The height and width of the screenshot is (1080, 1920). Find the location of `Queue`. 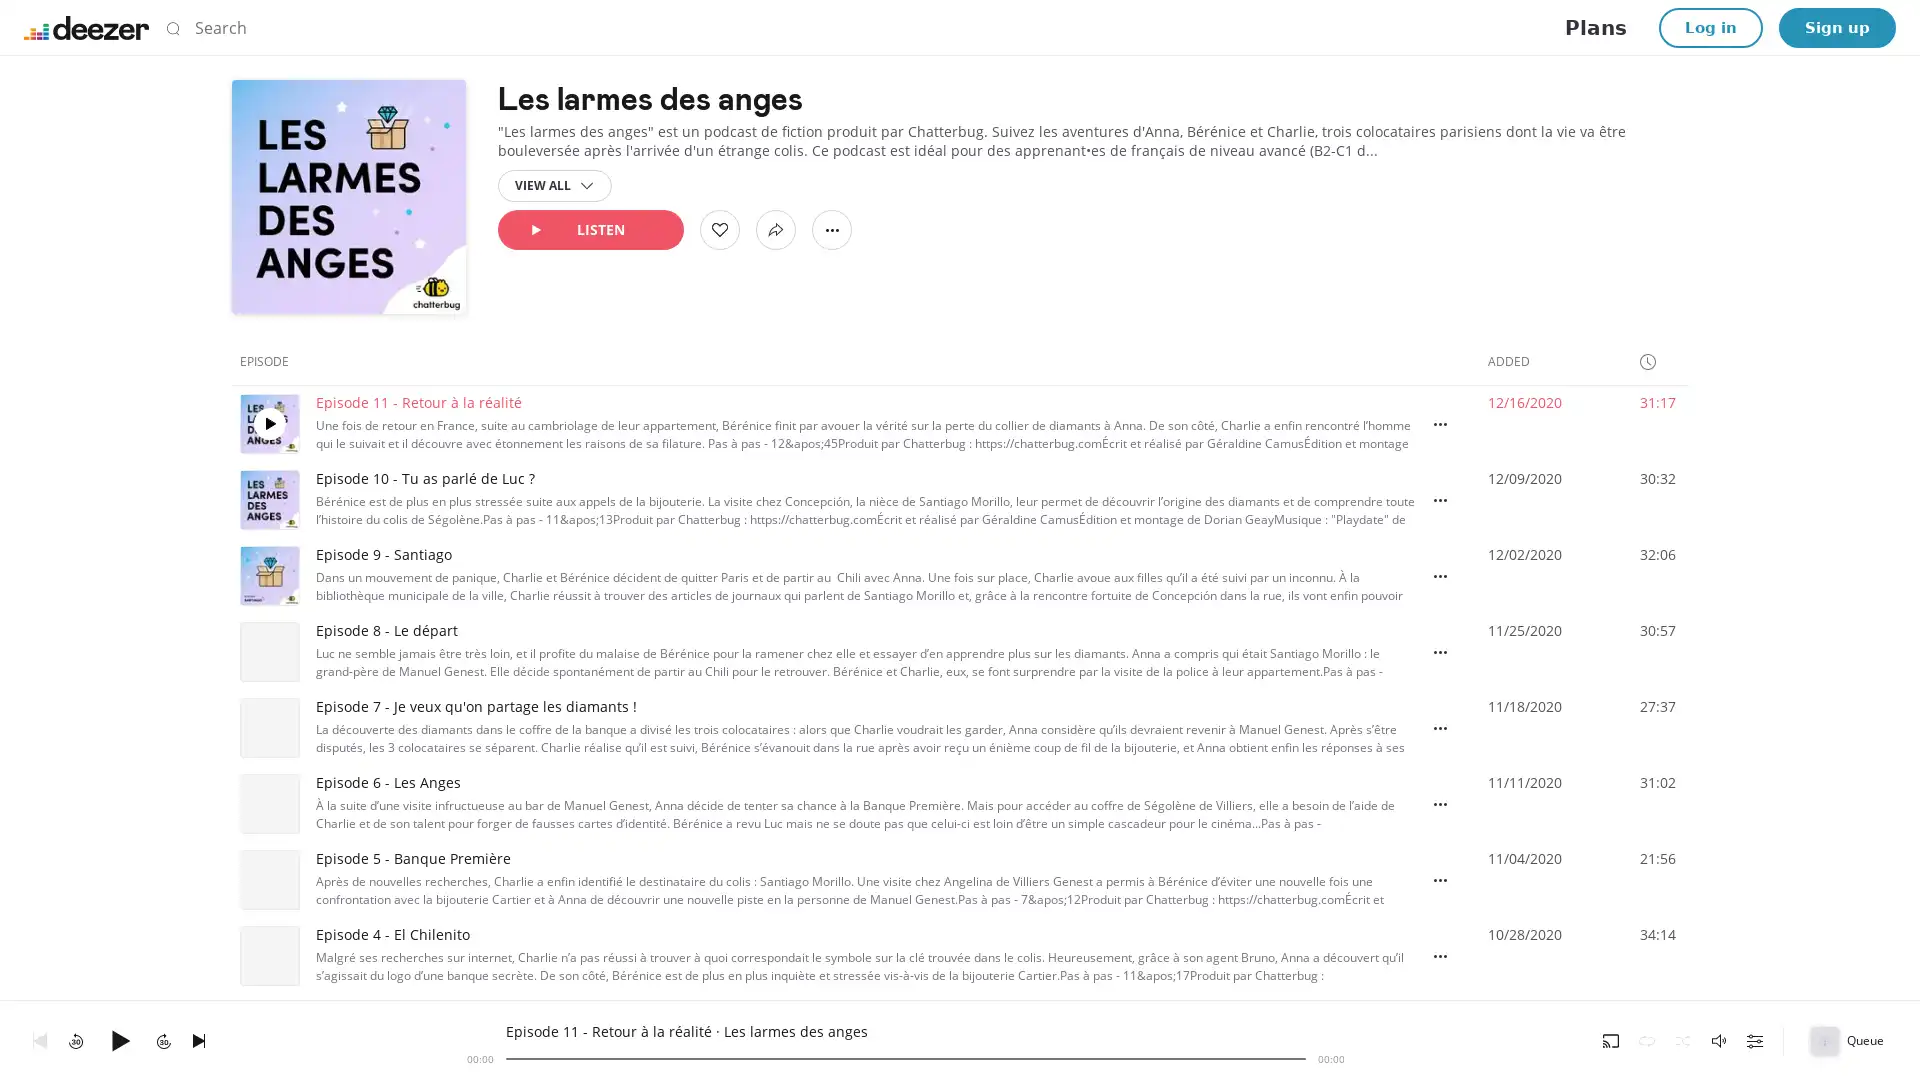

Queue is located at coordinates (1848, 1039).